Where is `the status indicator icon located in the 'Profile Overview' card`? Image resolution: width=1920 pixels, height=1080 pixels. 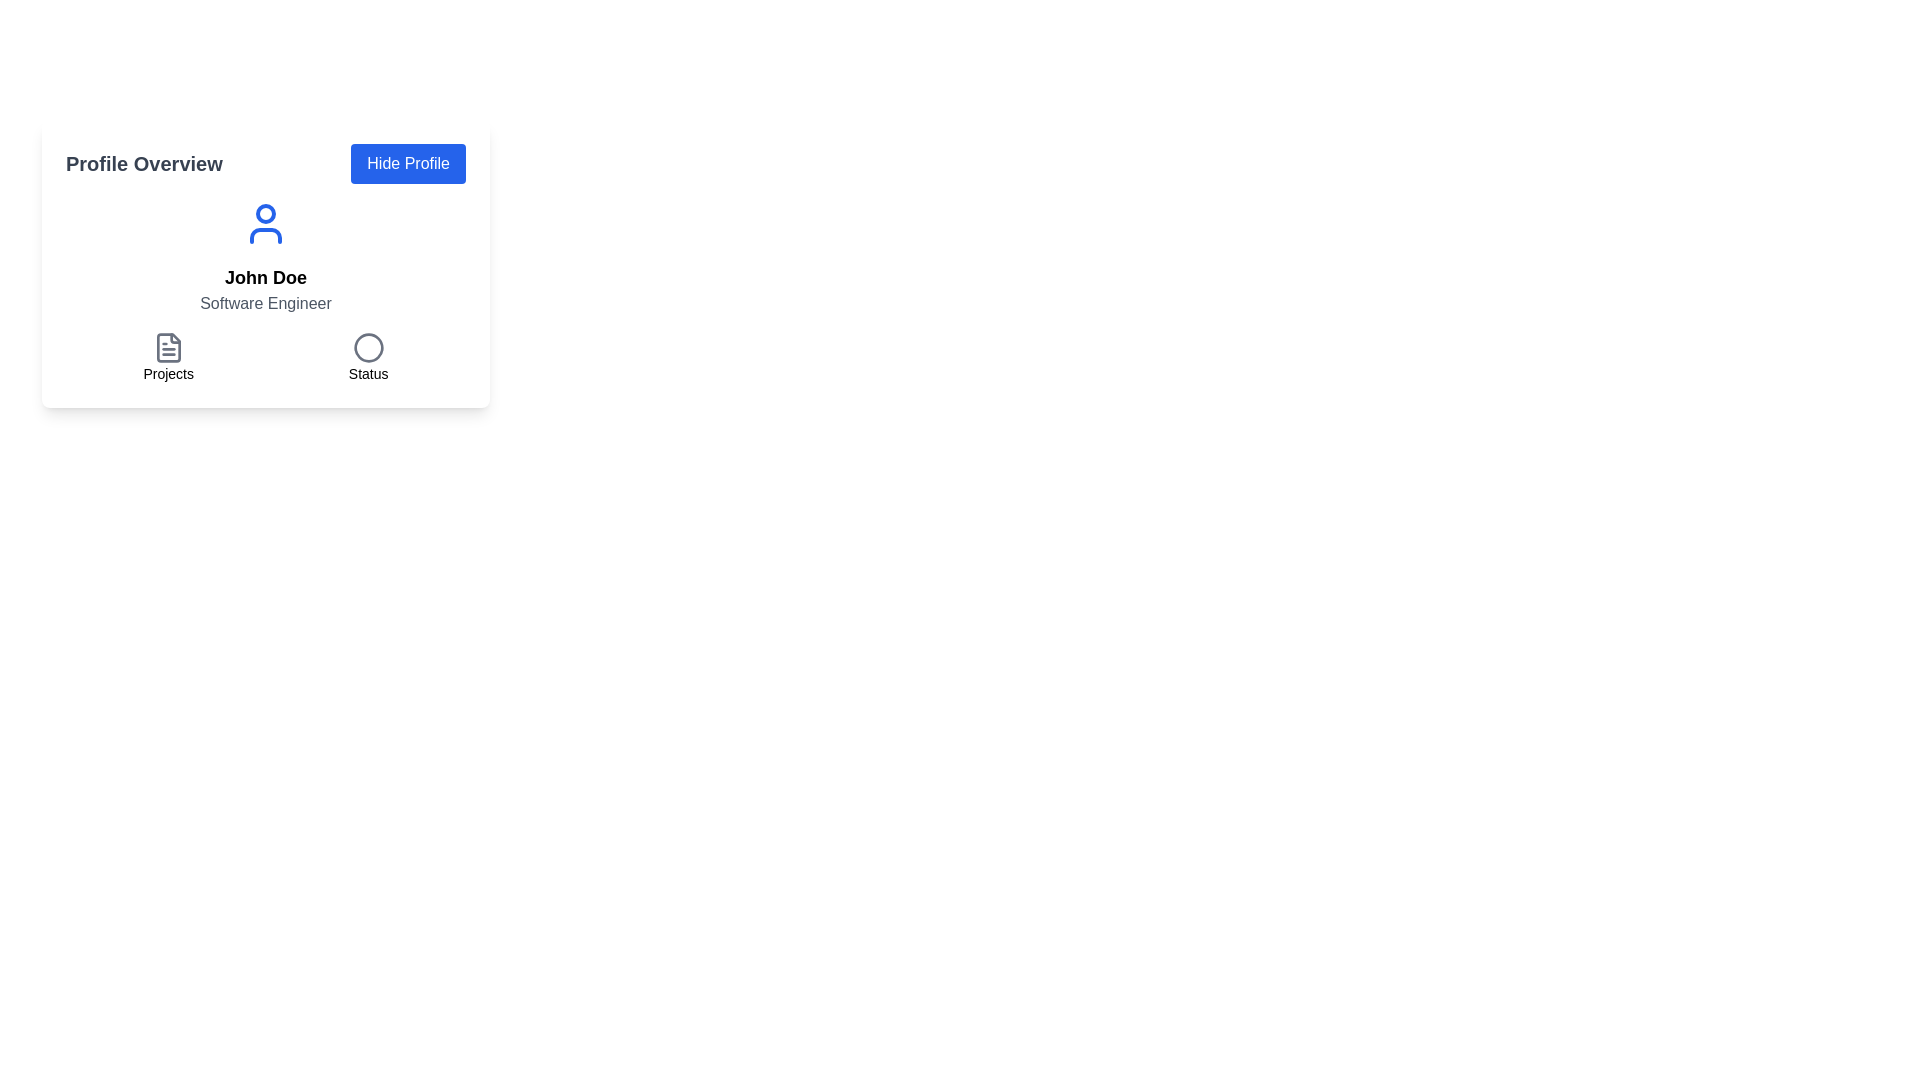 the status indicator icon located in the 'Profile Overview' card is located at coordinates (368, 357).